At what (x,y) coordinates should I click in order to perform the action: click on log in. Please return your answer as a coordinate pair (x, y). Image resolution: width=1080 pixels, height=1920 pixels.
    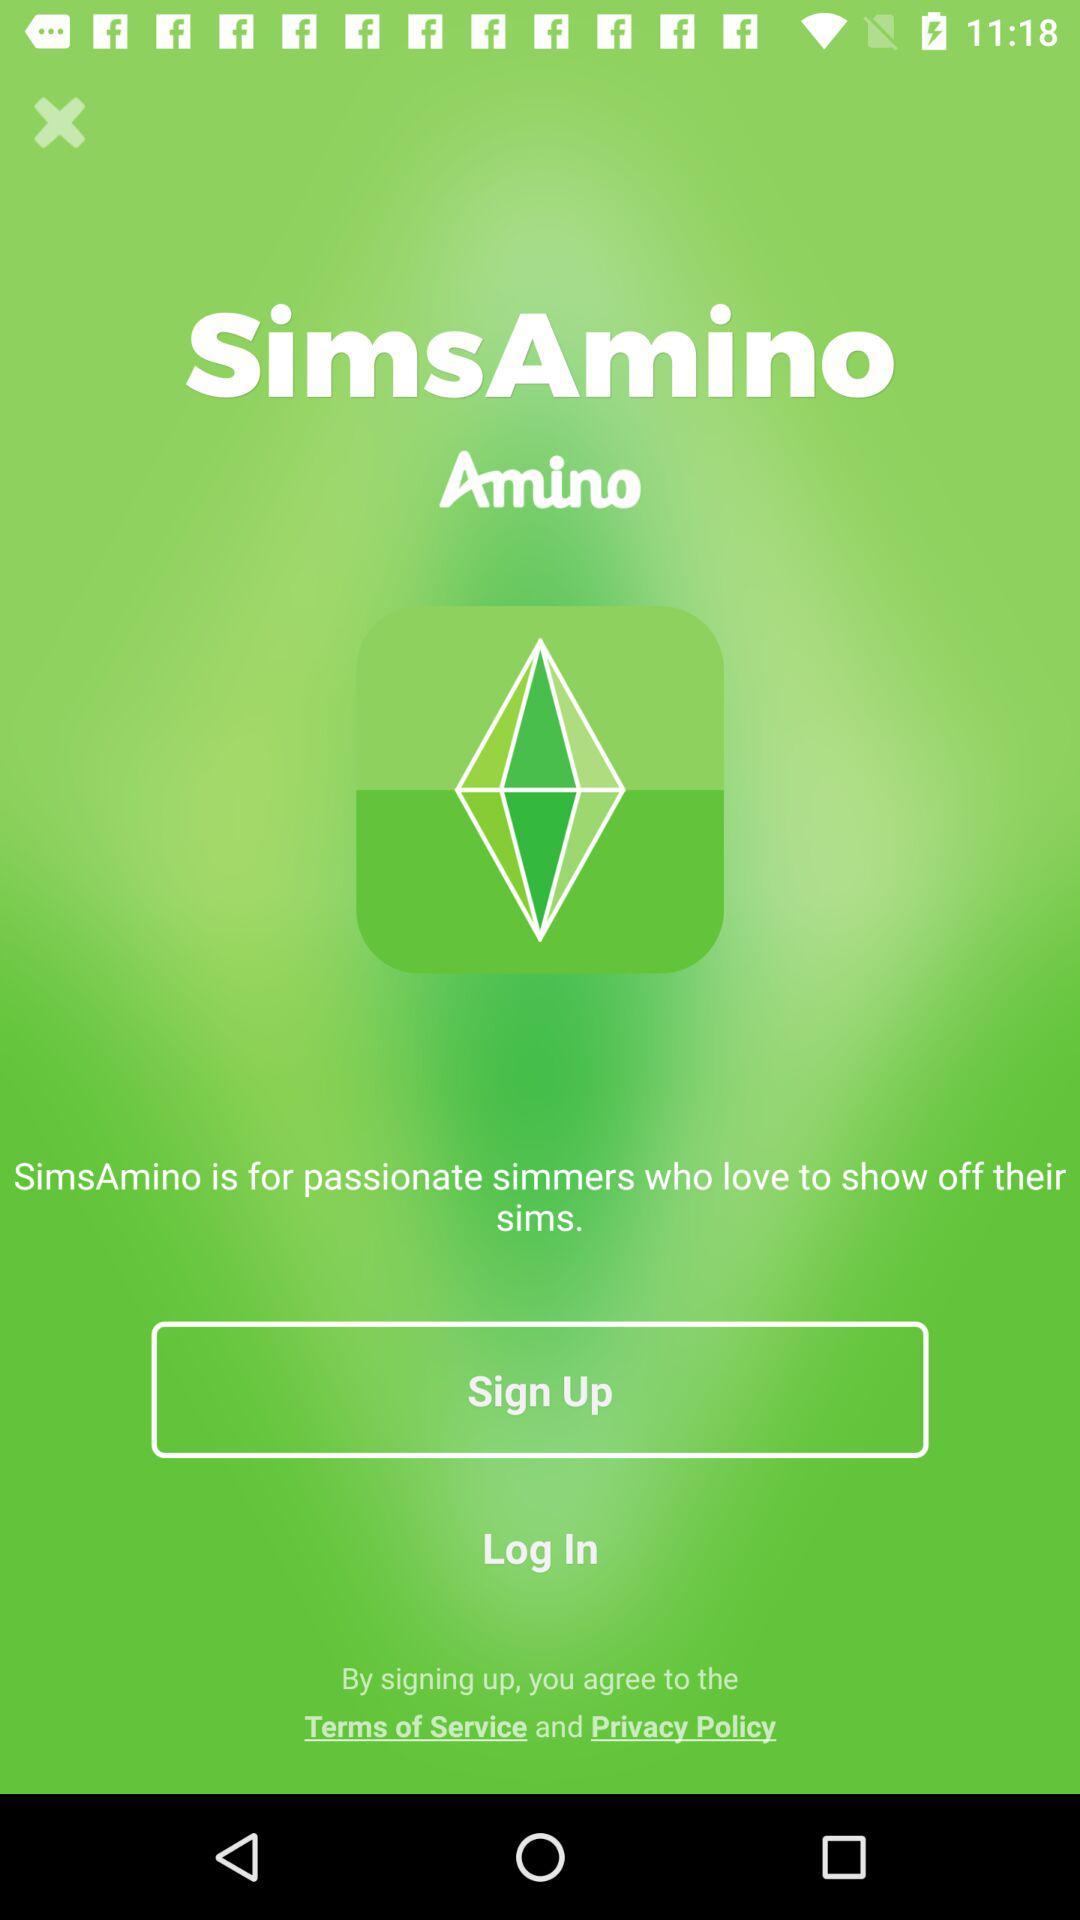
    Looking at the image, I should click on (540, 1546).